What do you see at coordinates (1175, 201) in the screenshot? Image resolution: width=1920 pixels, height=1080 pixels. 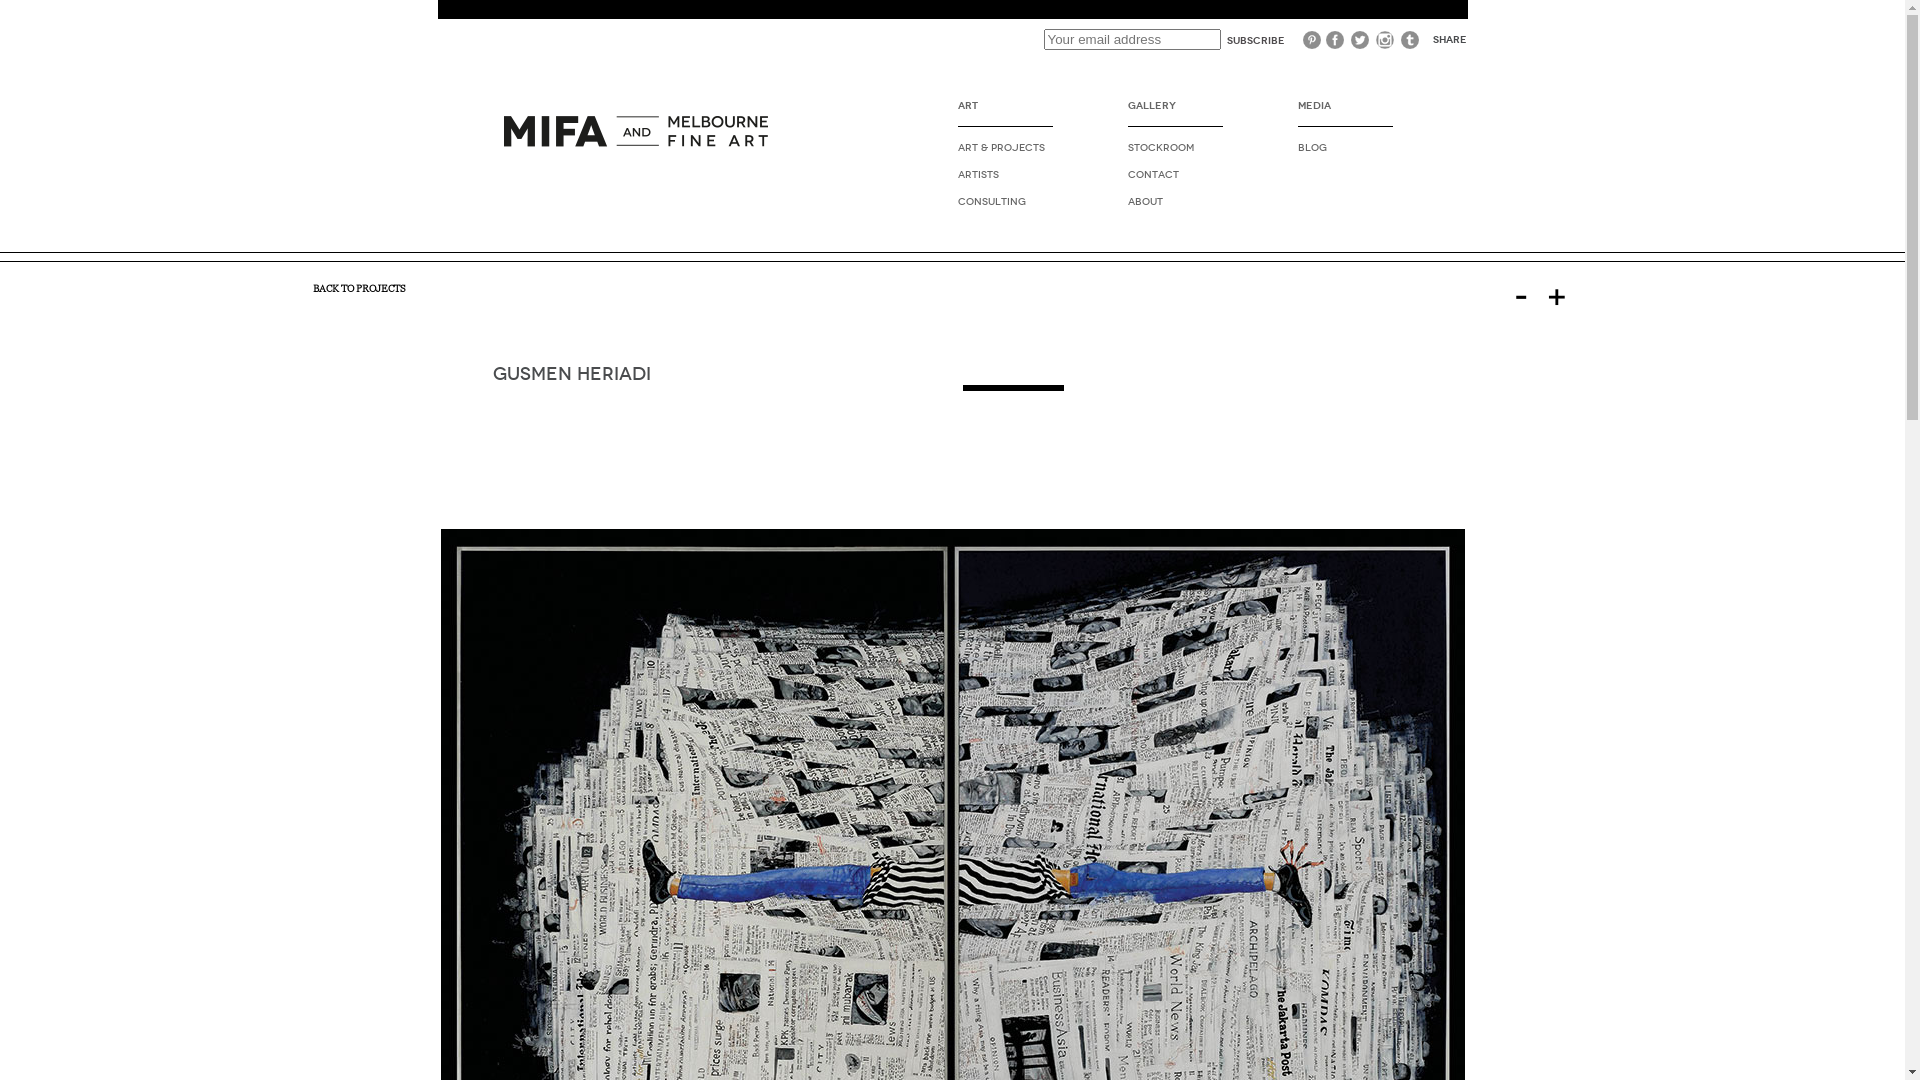 I see `'ABOUT'` at bounding box center [1175, 201].